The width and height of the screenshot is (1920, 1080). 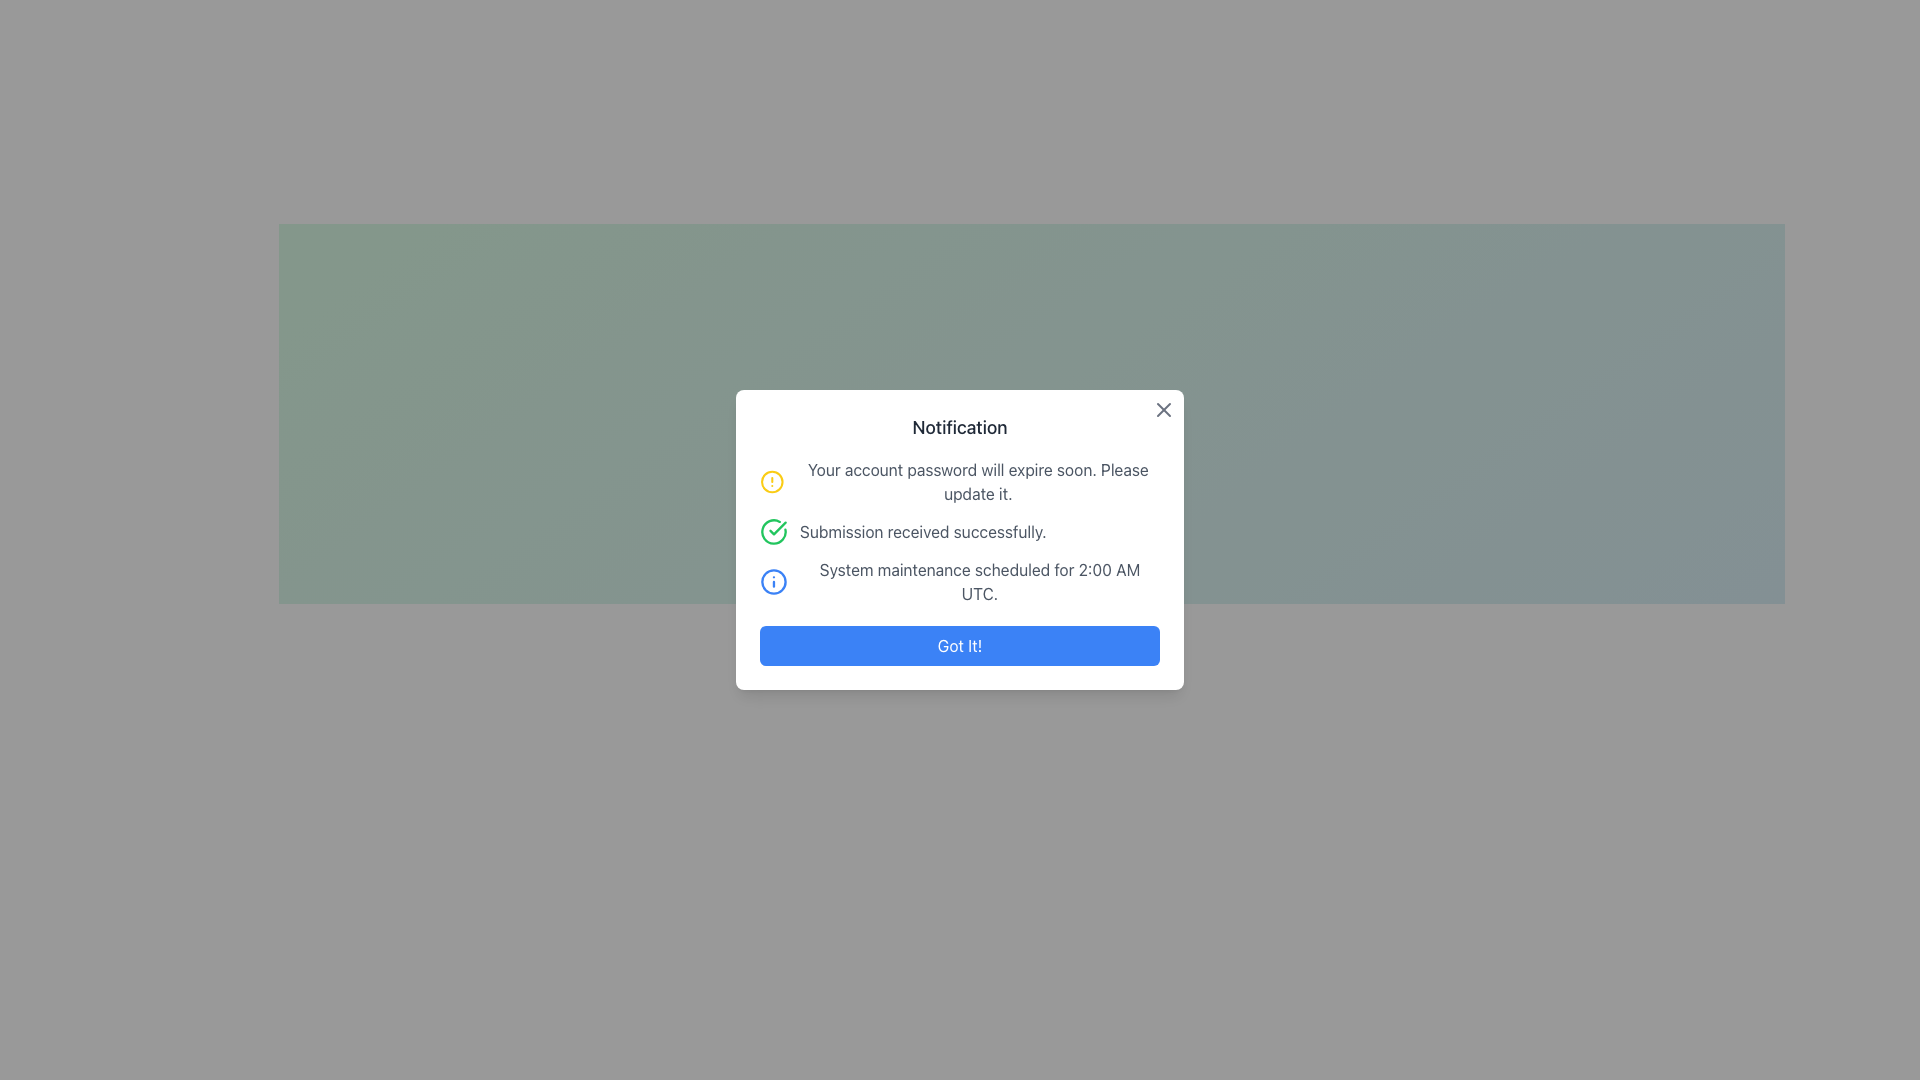 I want to click on the second notification in the notification modal that indicates successful submission, located between the yellow alert notification and the blue info notification, so click(x=960, y=531).